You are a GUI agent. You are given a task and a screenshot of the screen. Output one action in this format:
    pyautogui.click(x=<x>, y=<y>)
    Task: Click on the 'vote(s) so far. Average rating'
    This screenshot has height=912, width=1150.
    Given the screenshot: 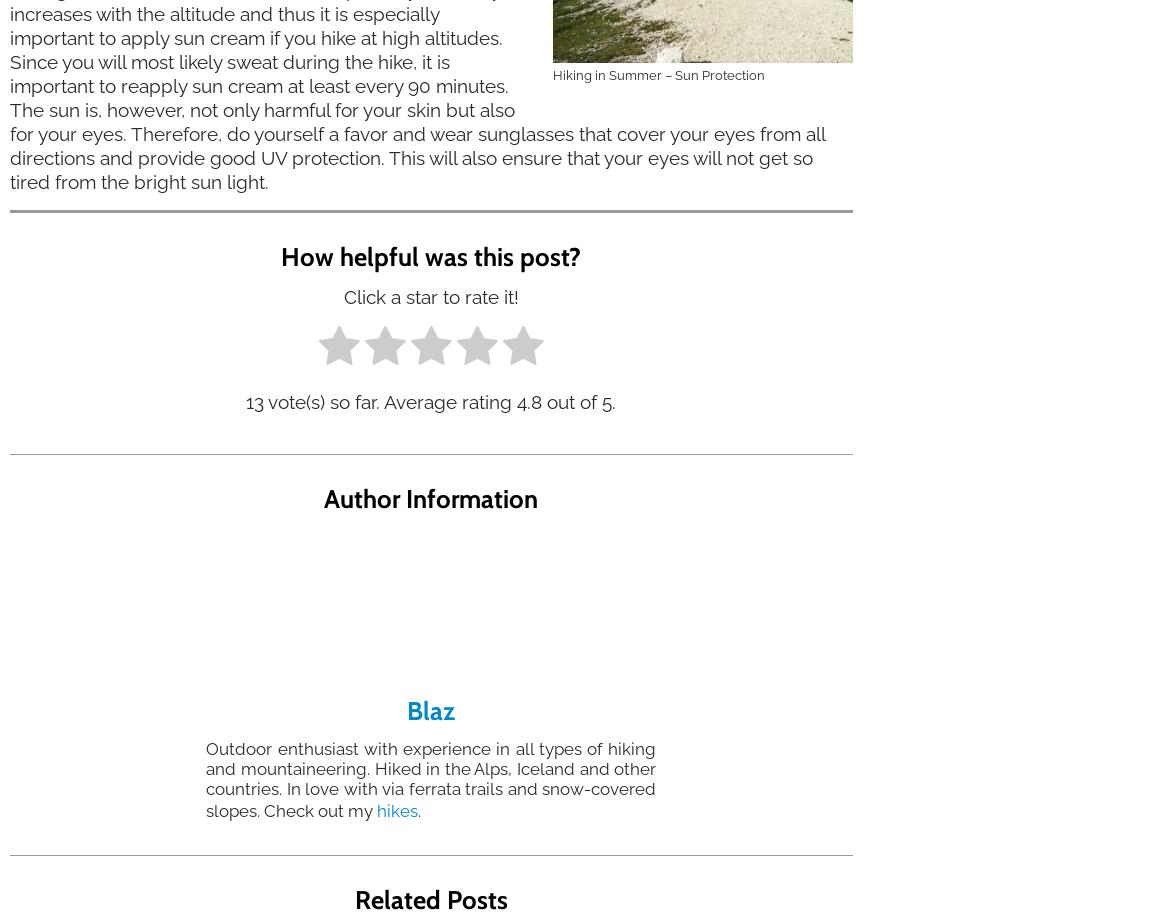 What is the action you would take?
    pyautogui.click(x=390, y=401)
    